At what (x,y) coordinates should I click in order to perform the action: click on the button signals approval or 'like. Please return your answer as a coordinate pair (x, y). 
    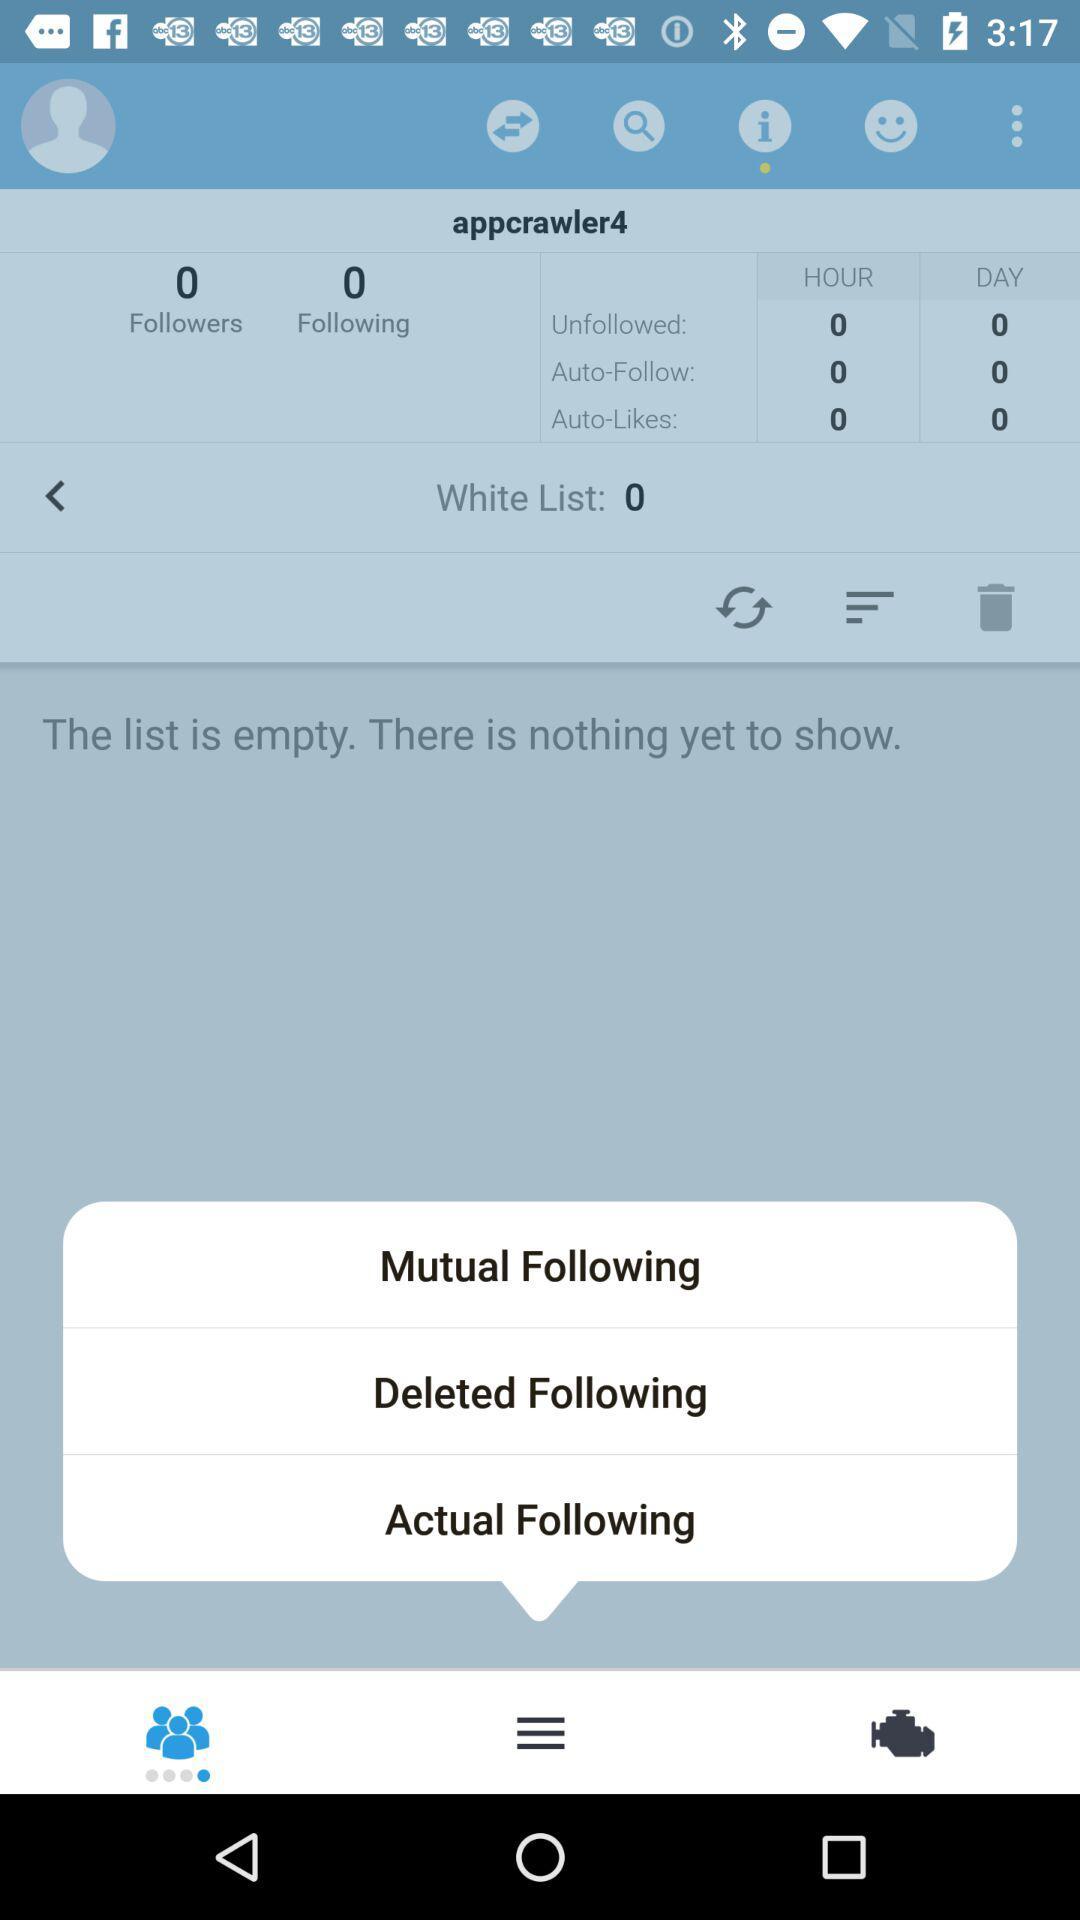
    Looking at the image, I should click on (890, 124).